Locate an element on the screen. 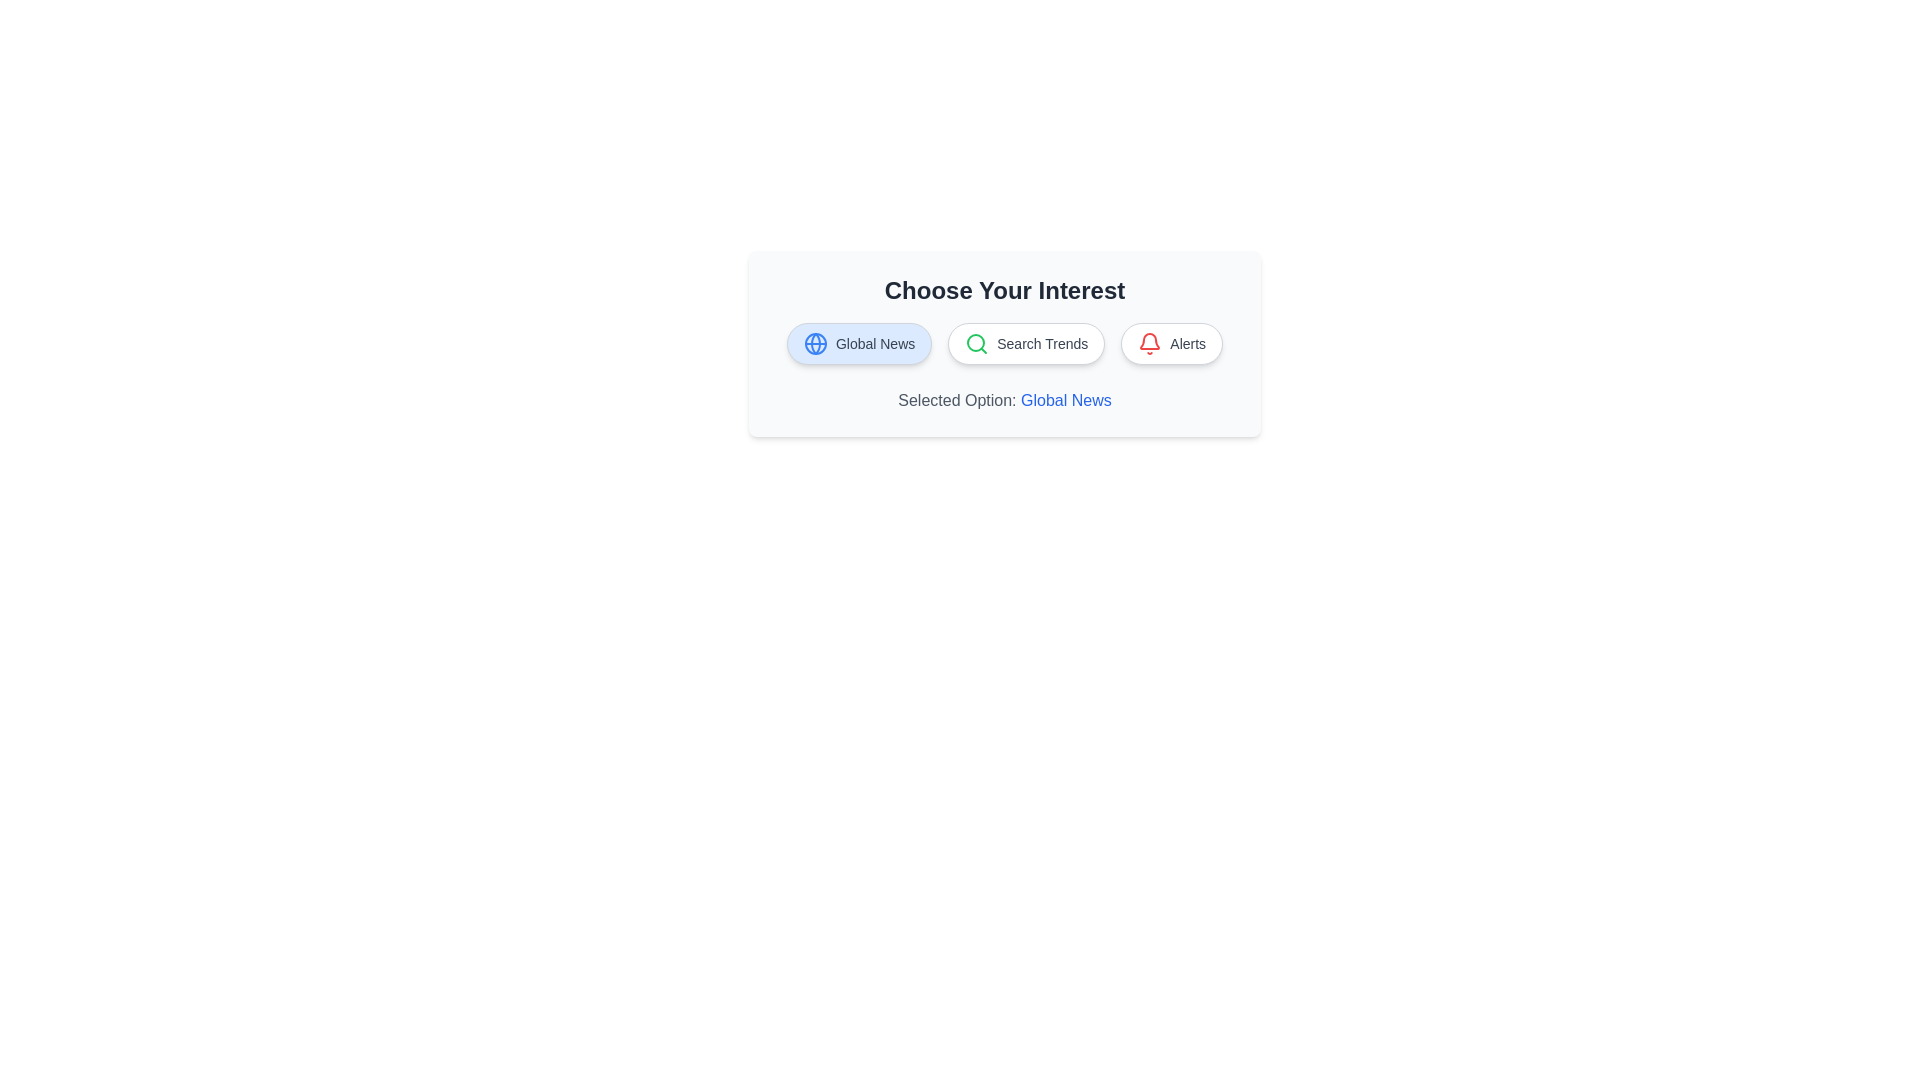 The image size is (1920, 1080). the chip labeled Search Trends to see its hover effect is located at coordinates (1026, 342).